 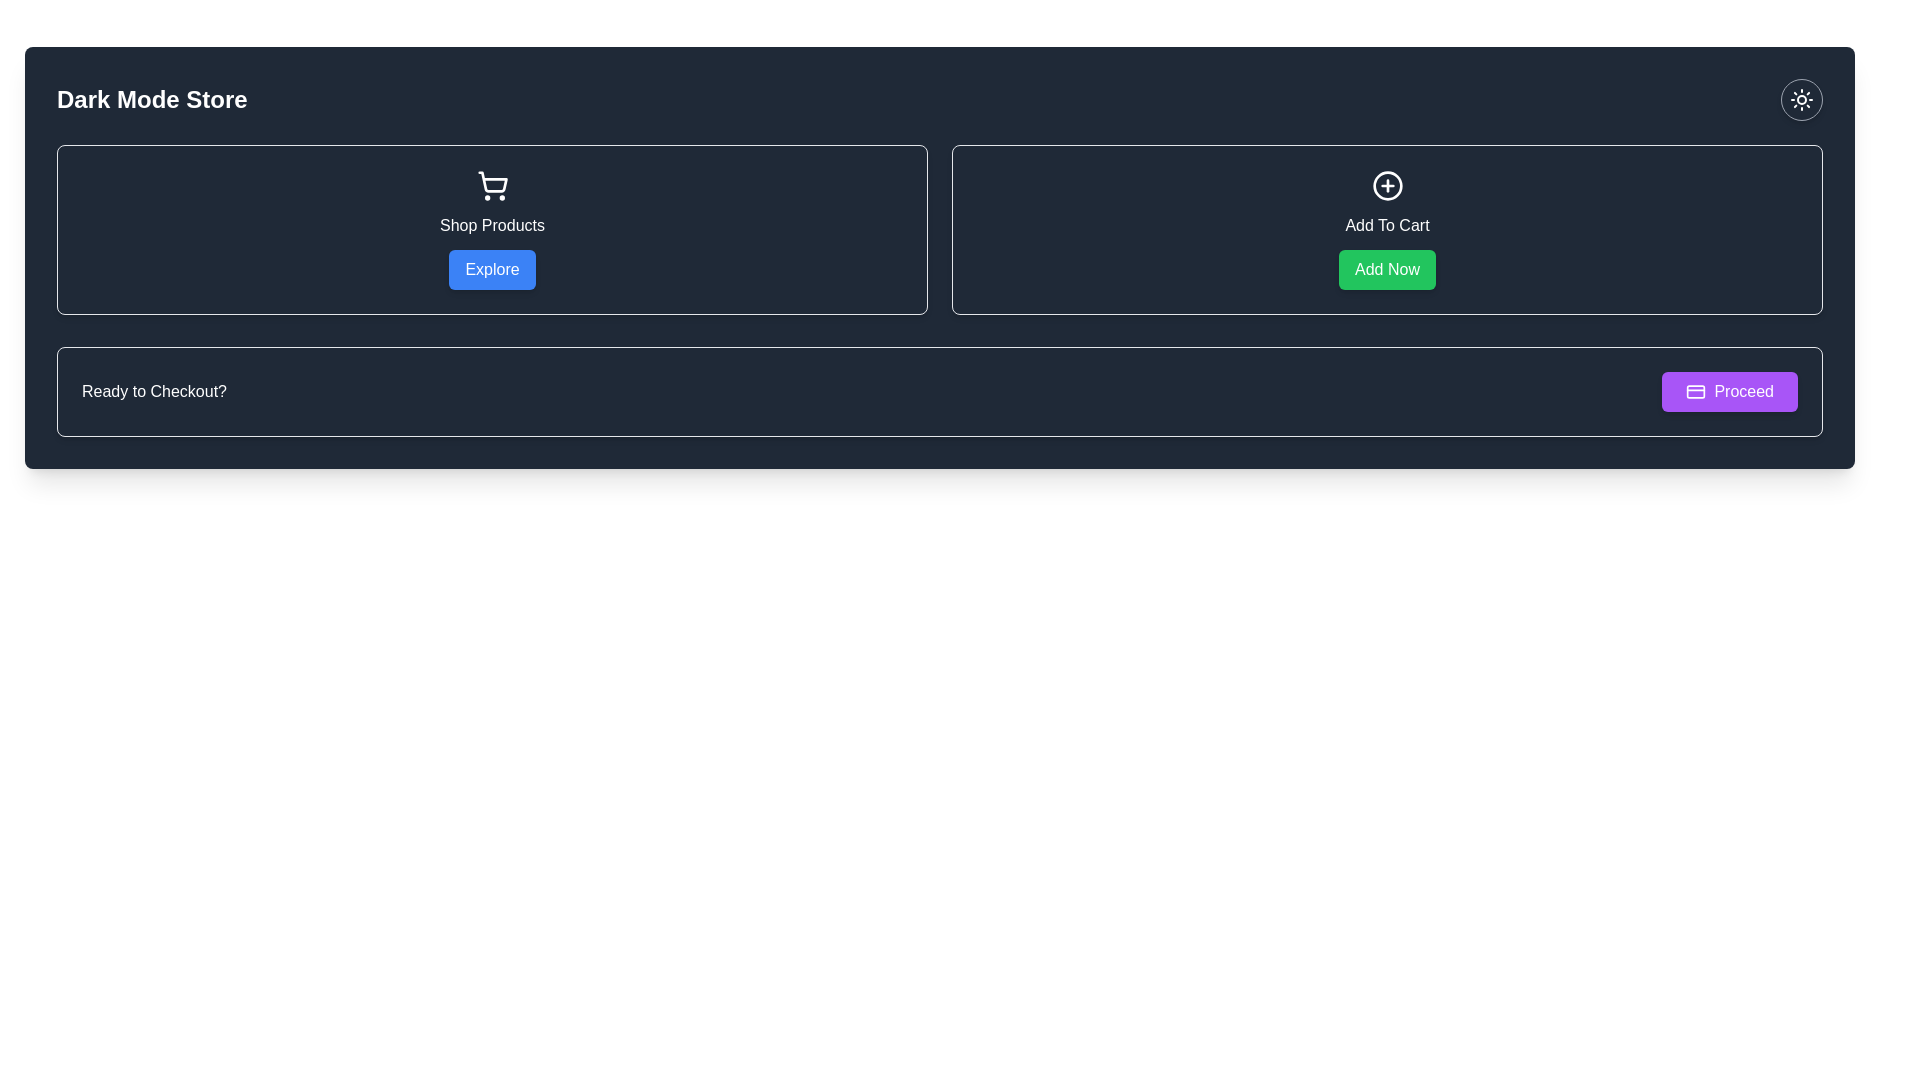 What do you see at coordinates (1729, 392) in the screenshot?
I see `the prominently styled 'Proceed' button with a light purple background and white text for visual feedback` at bounding box center [1729, 392].